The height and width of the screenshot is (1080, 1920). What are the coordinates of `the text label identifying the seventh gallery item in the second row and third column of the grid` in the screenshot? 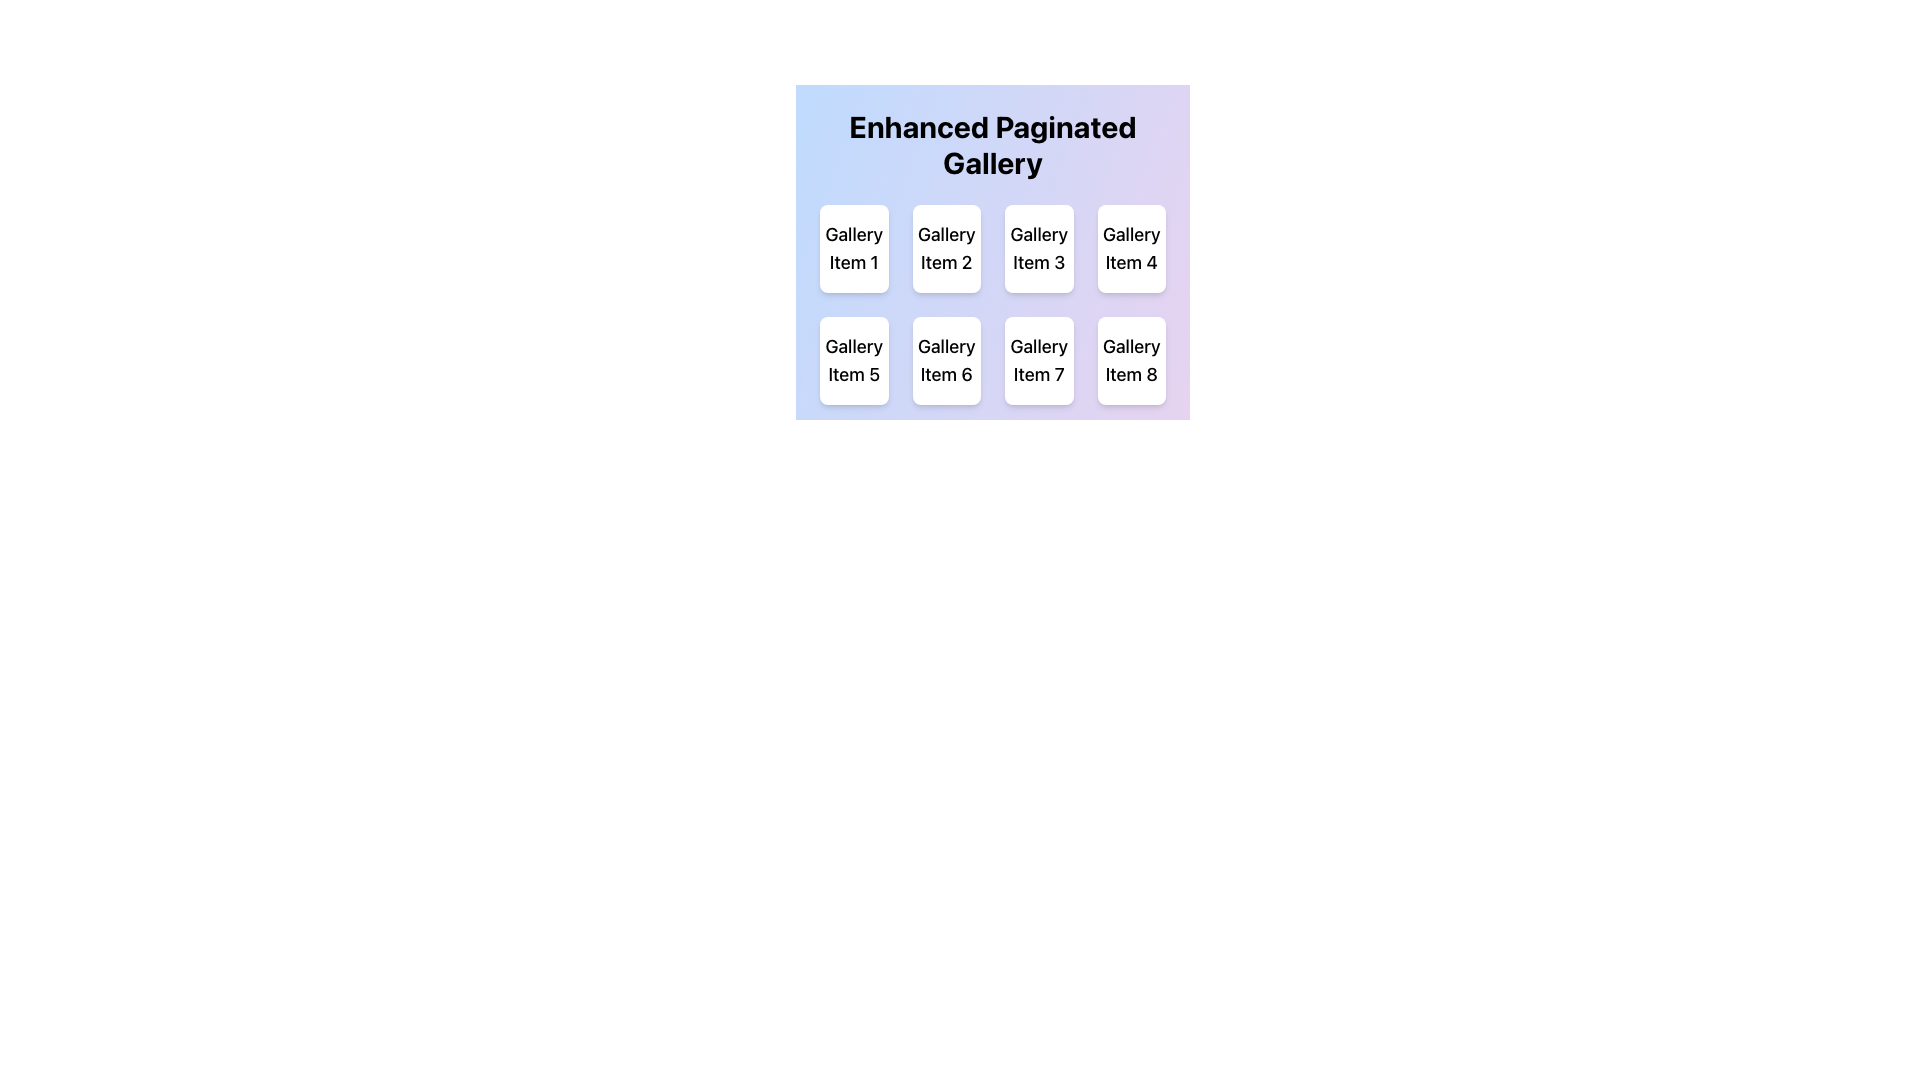 It's located at (1039, 361).